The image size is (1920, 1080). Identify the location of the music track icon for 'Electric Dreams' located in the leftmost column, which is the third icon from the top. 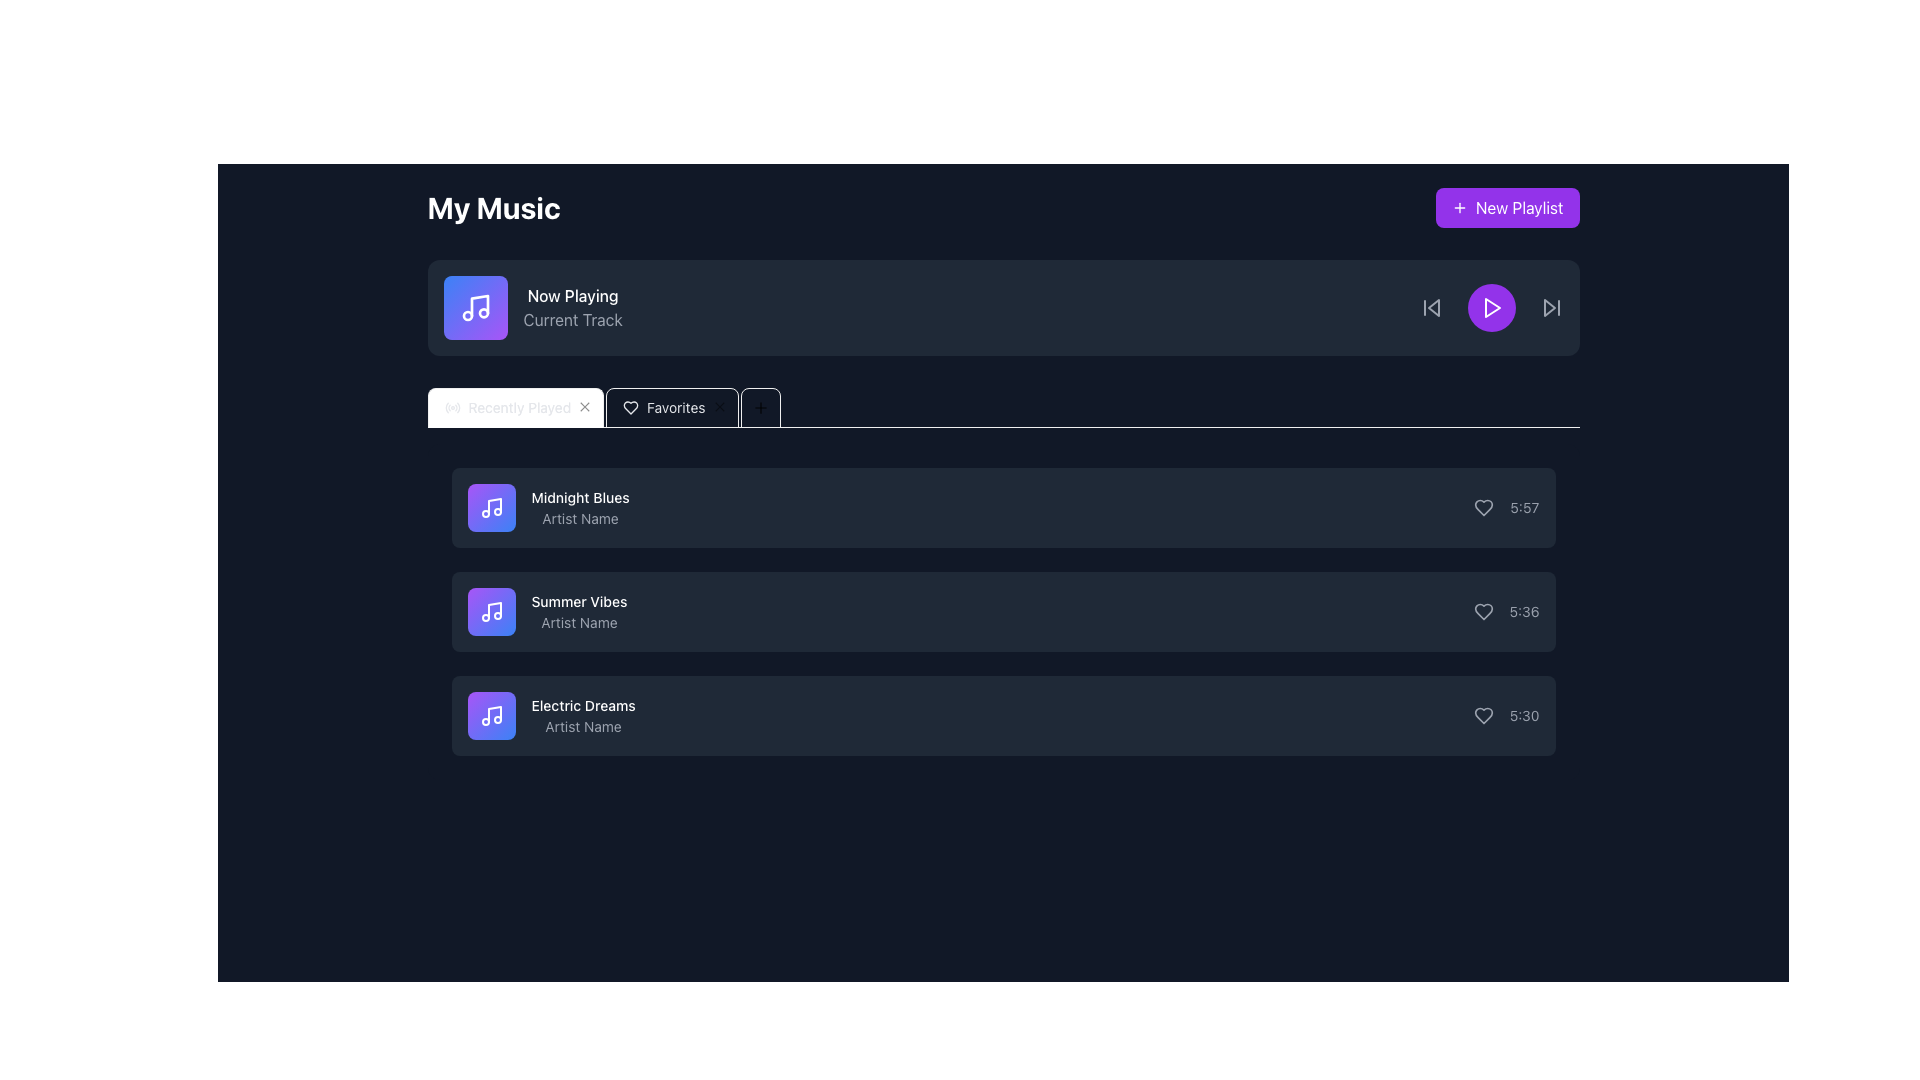
(491, 715).